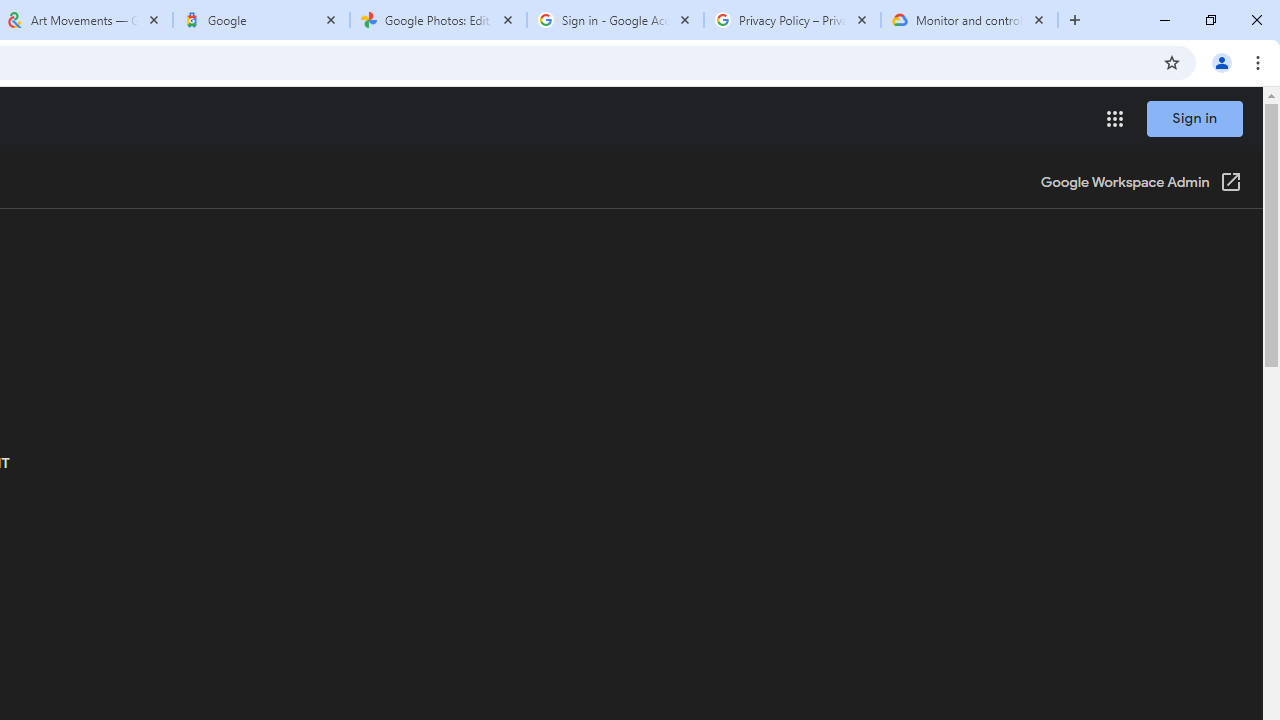 This screenshot has width=1280, height=720. I want to click on 'Sign in', so click(1194, 118).